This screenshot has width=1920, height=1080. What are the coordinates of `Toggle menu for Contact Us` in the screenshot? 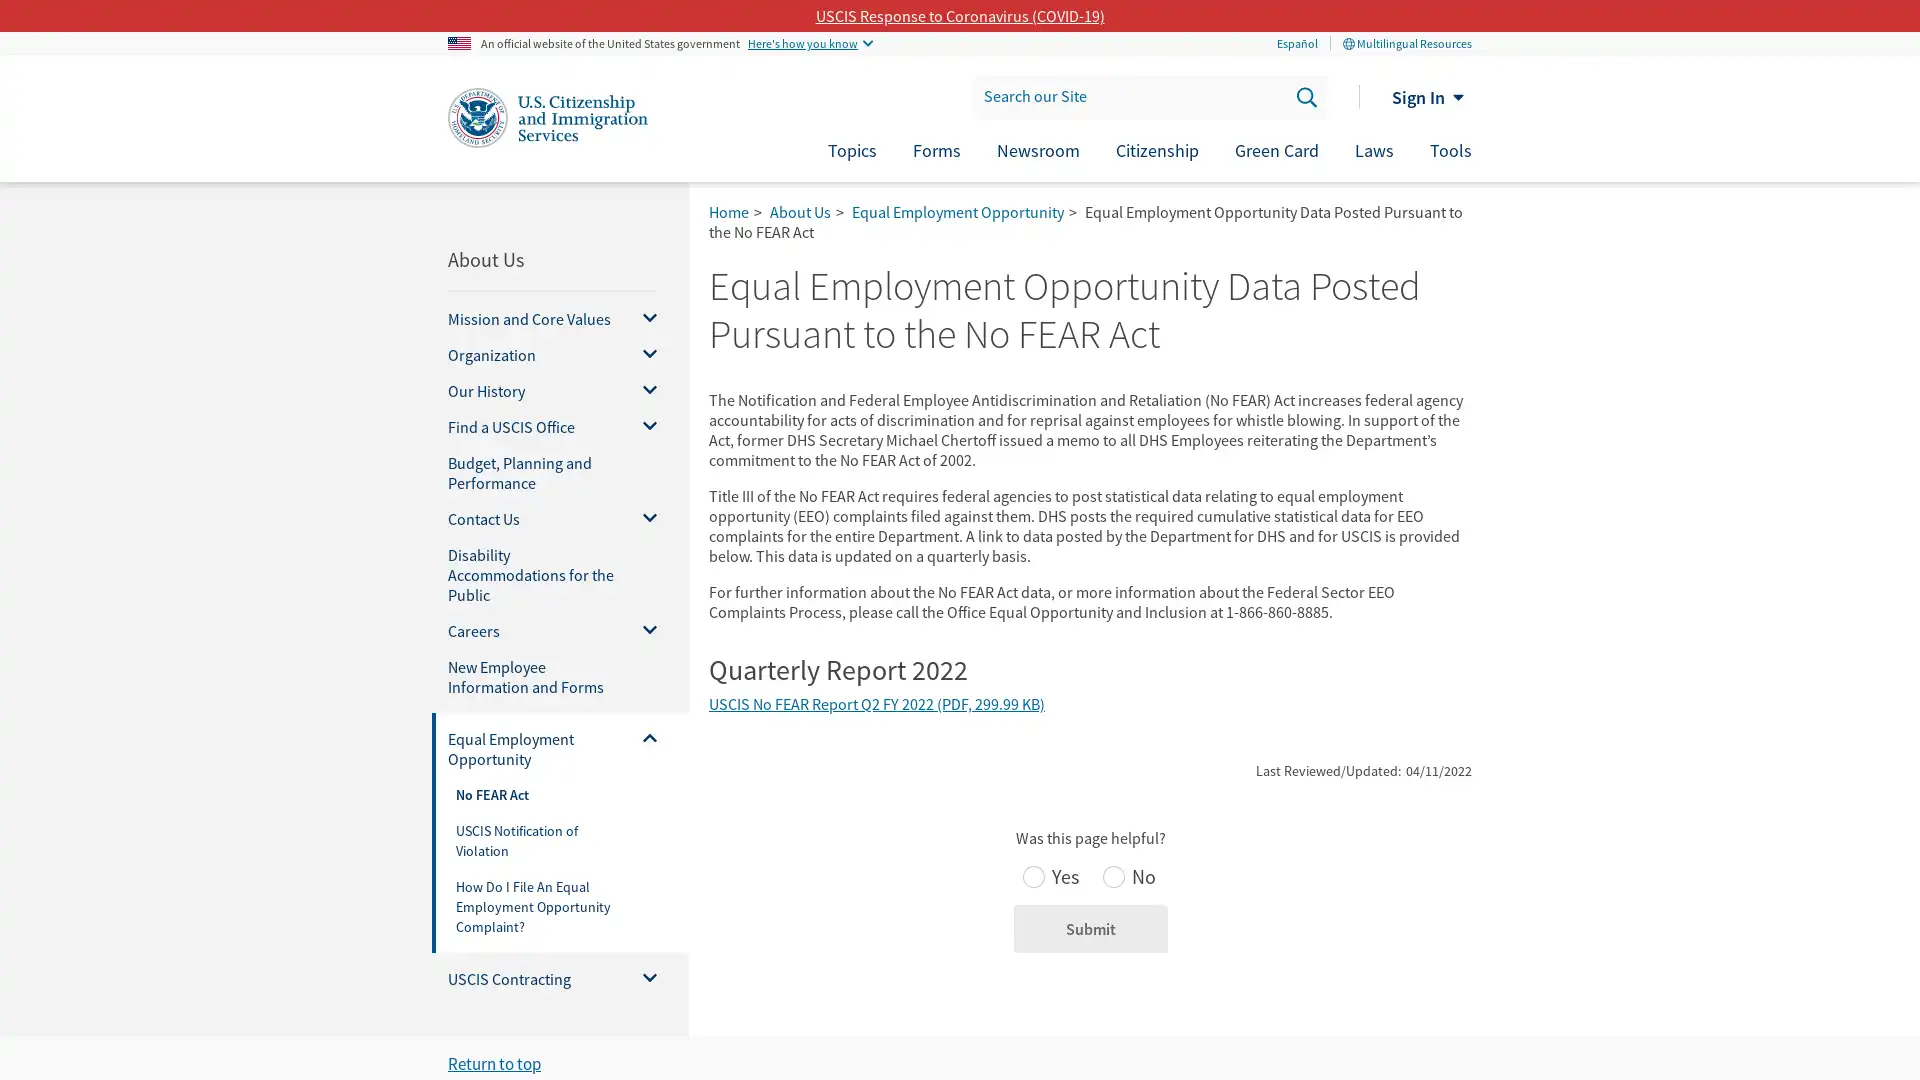 It's located at (642, 518).